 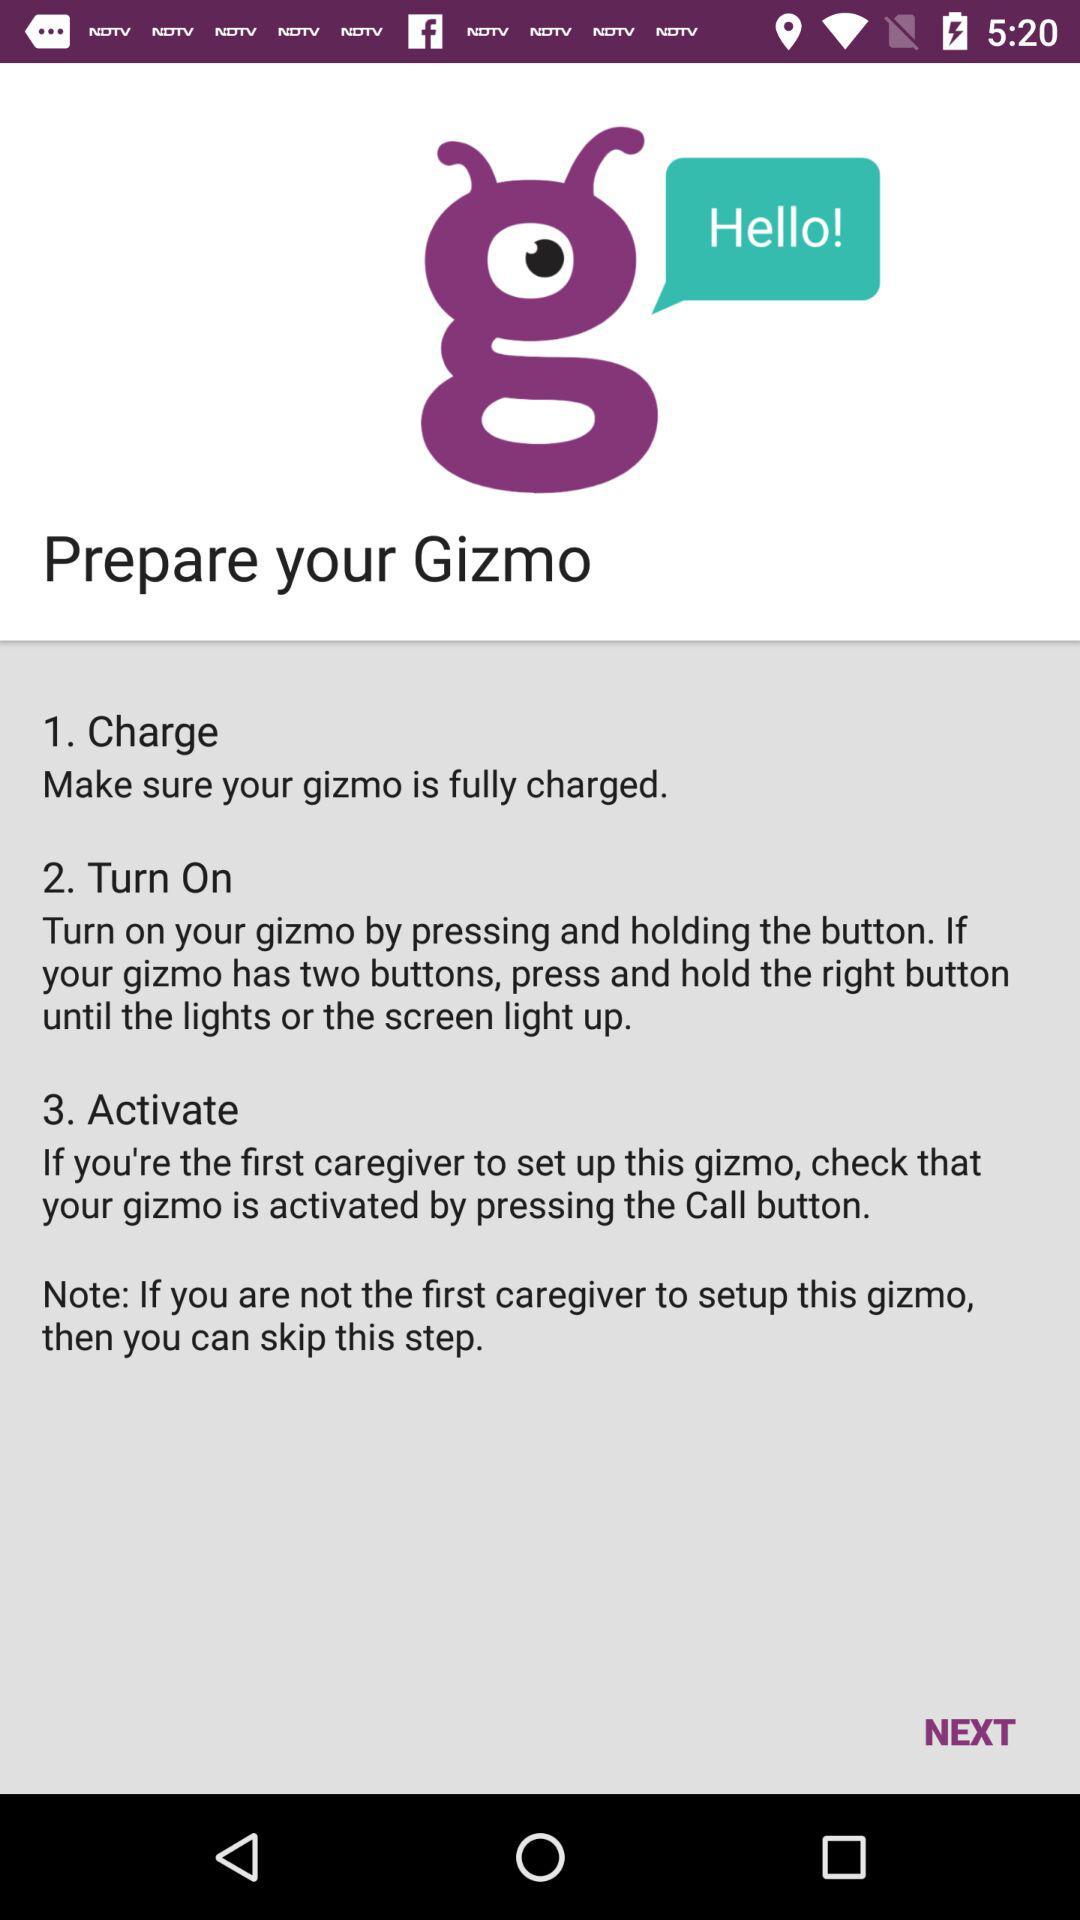 I want to click on next at the bottom right corner, so click(x=968, y=1730).